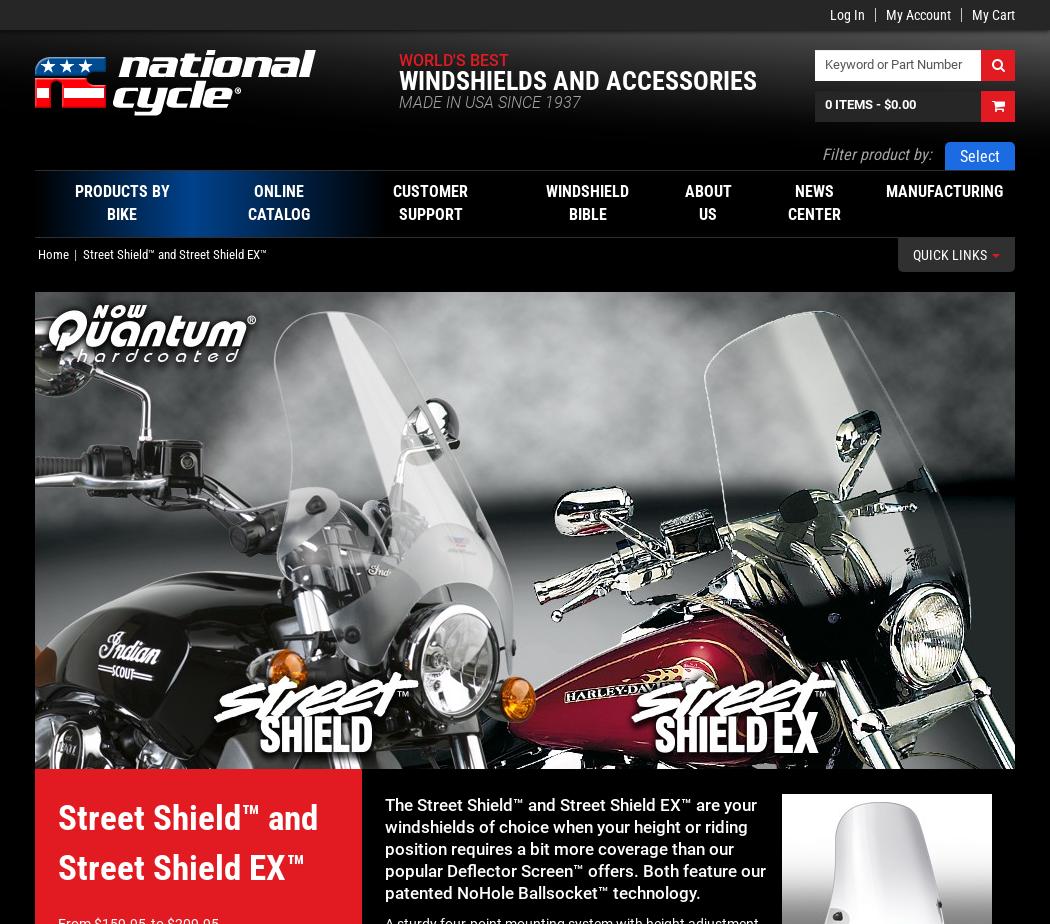 The height and width of the screenshot is (924, 1050). I want to click on 'About Us', so click(707, 202).